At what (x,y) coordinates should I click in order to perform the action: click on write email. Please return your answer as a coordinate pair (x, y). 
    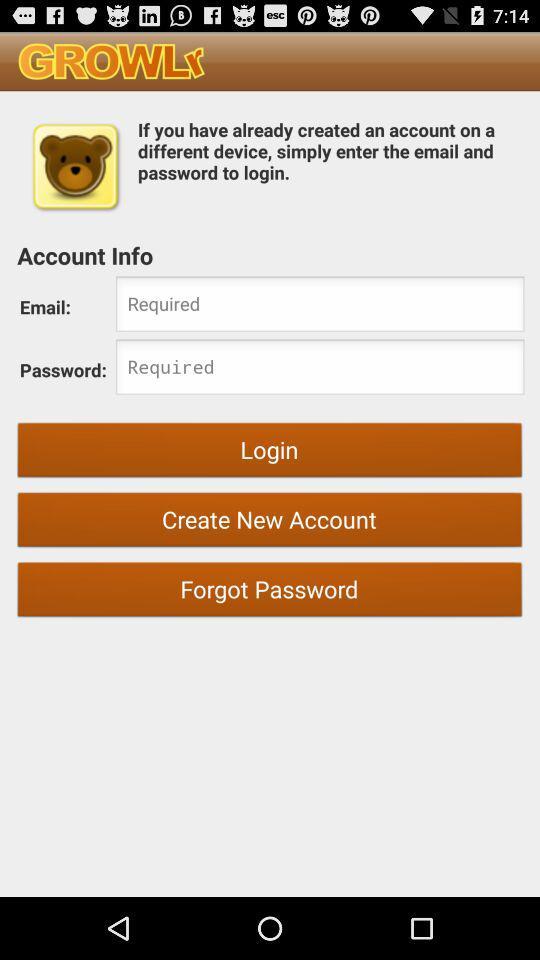
    Looking at the image, I should click on (320, 306).